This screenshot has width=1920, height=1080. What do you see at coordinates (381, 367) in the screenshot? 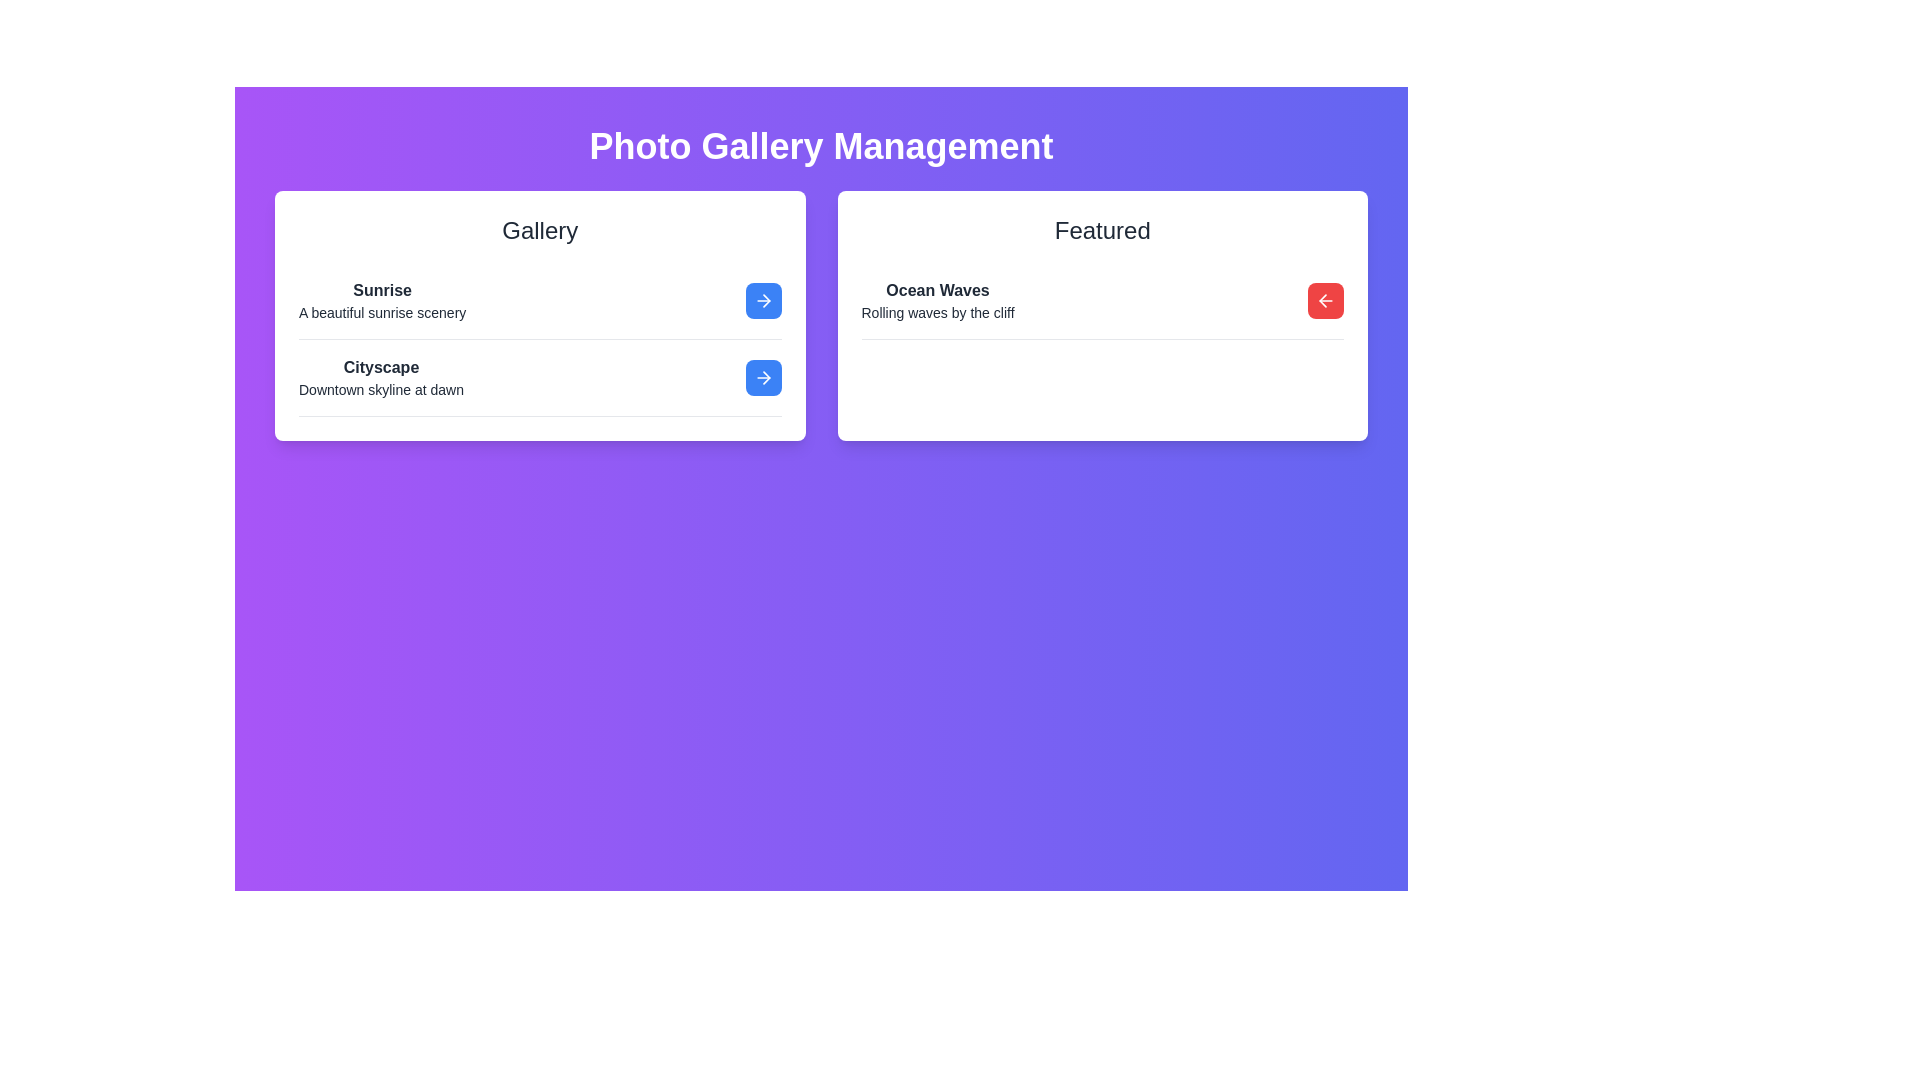
I see `the 'Cityscape' text label in the 'Gallery' section, which is the second item in the list beneath 'Sunrise'` at bounding box center [381, 367].